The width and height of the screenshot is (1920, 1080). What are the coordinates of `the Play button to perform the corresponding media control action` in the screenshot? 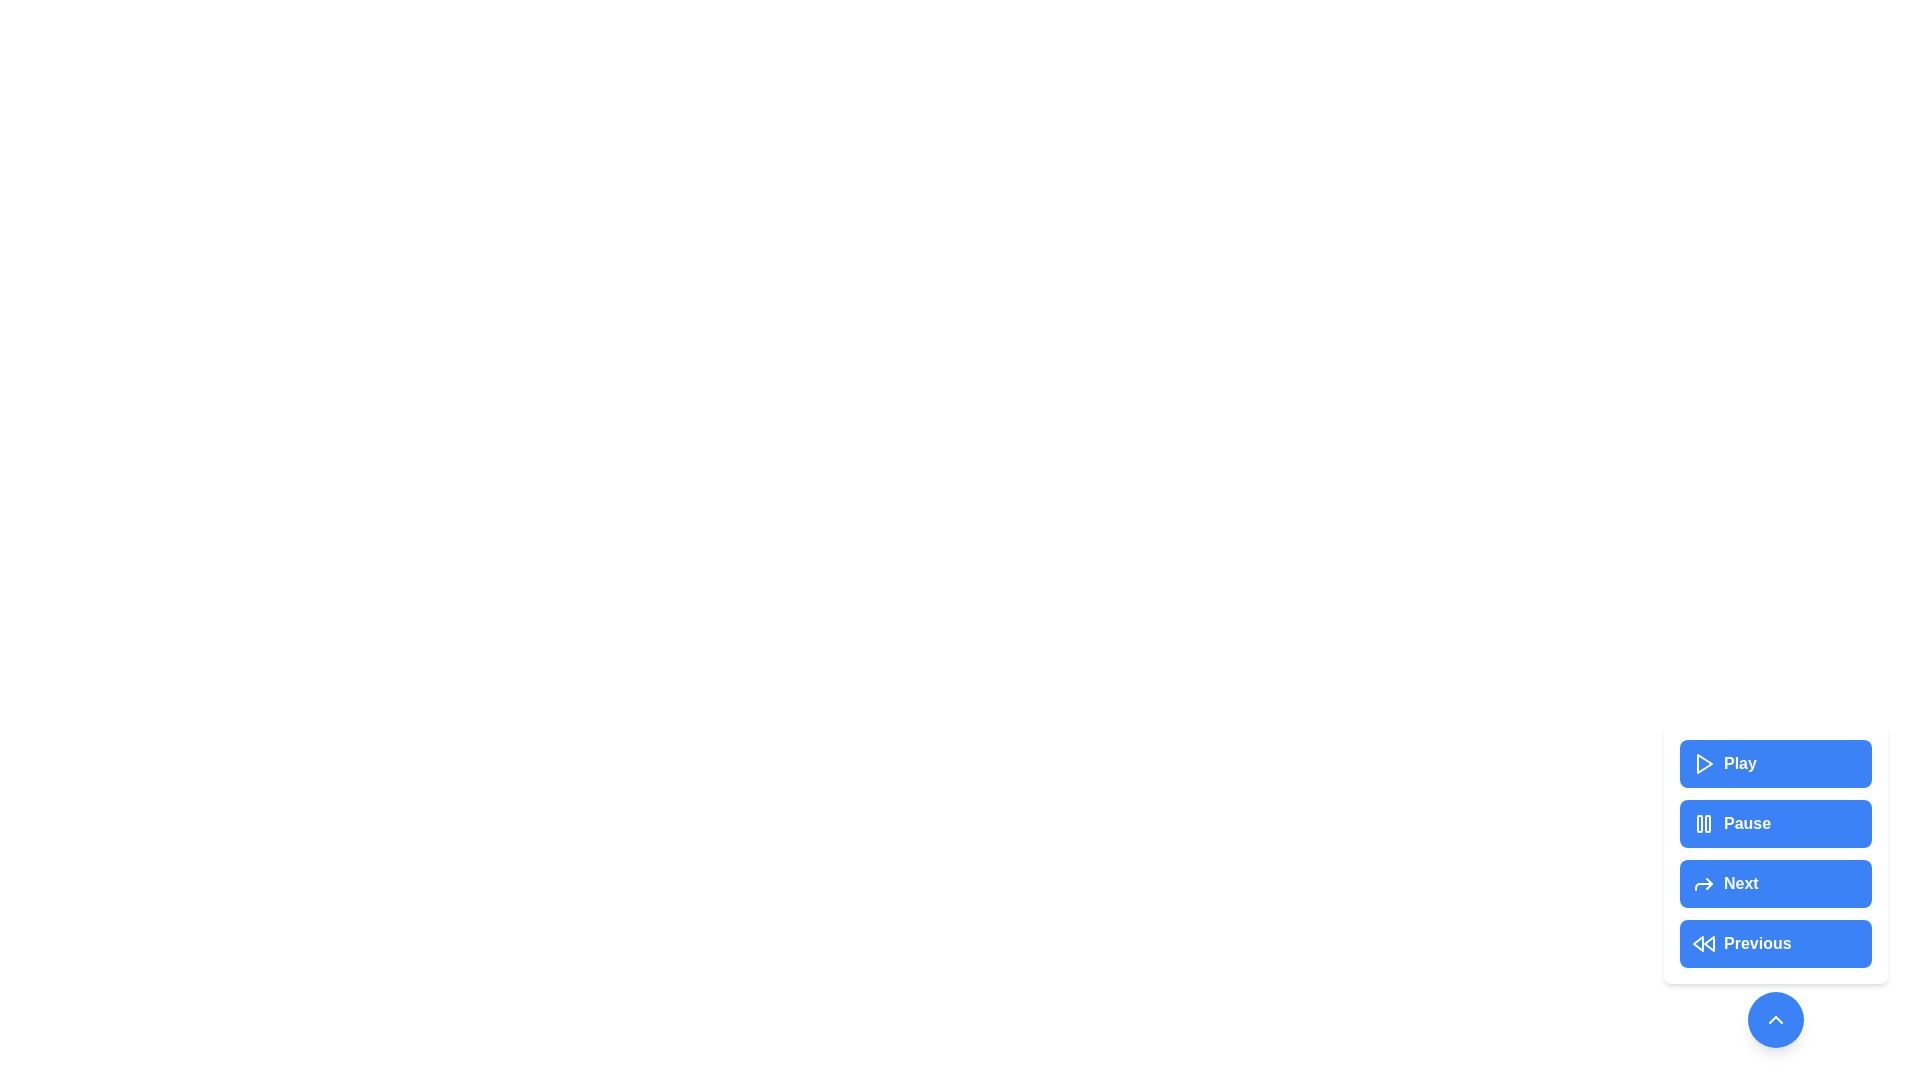 It's located at (1776, 763).